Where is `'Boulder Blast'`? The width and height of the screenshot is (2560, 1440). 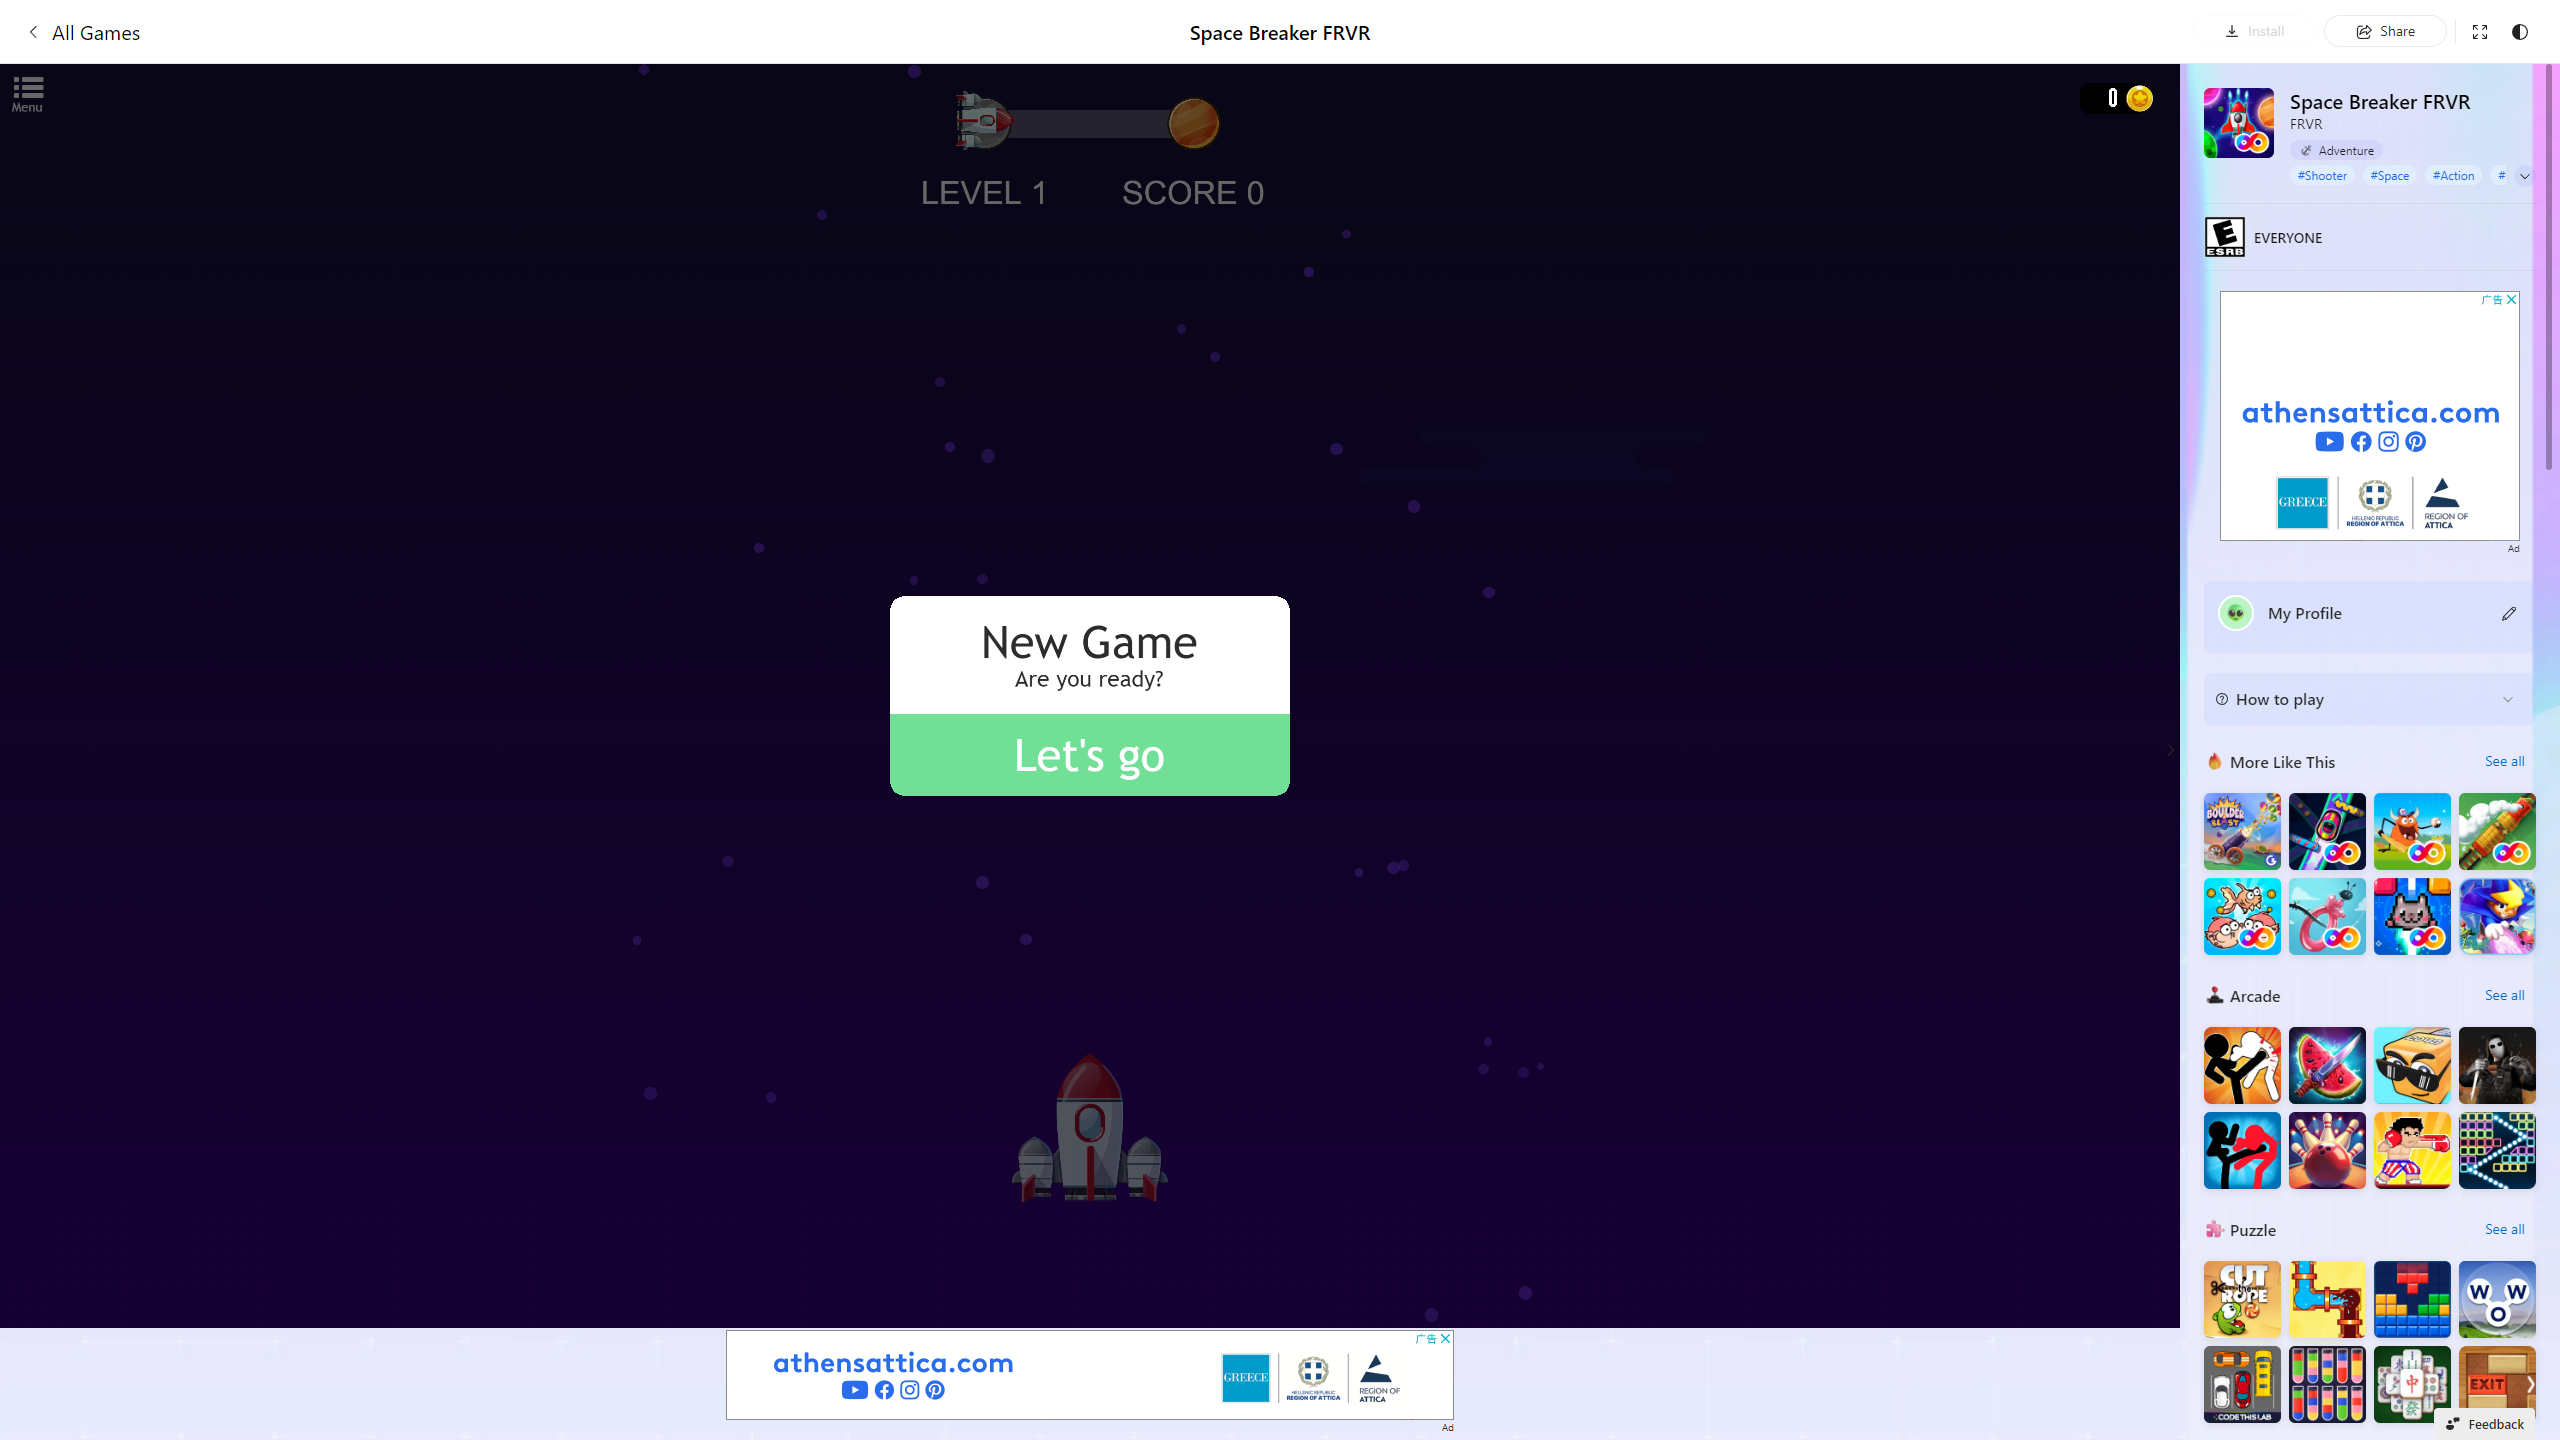 'Boulder Blast' is located at coordinates (2242, 831).